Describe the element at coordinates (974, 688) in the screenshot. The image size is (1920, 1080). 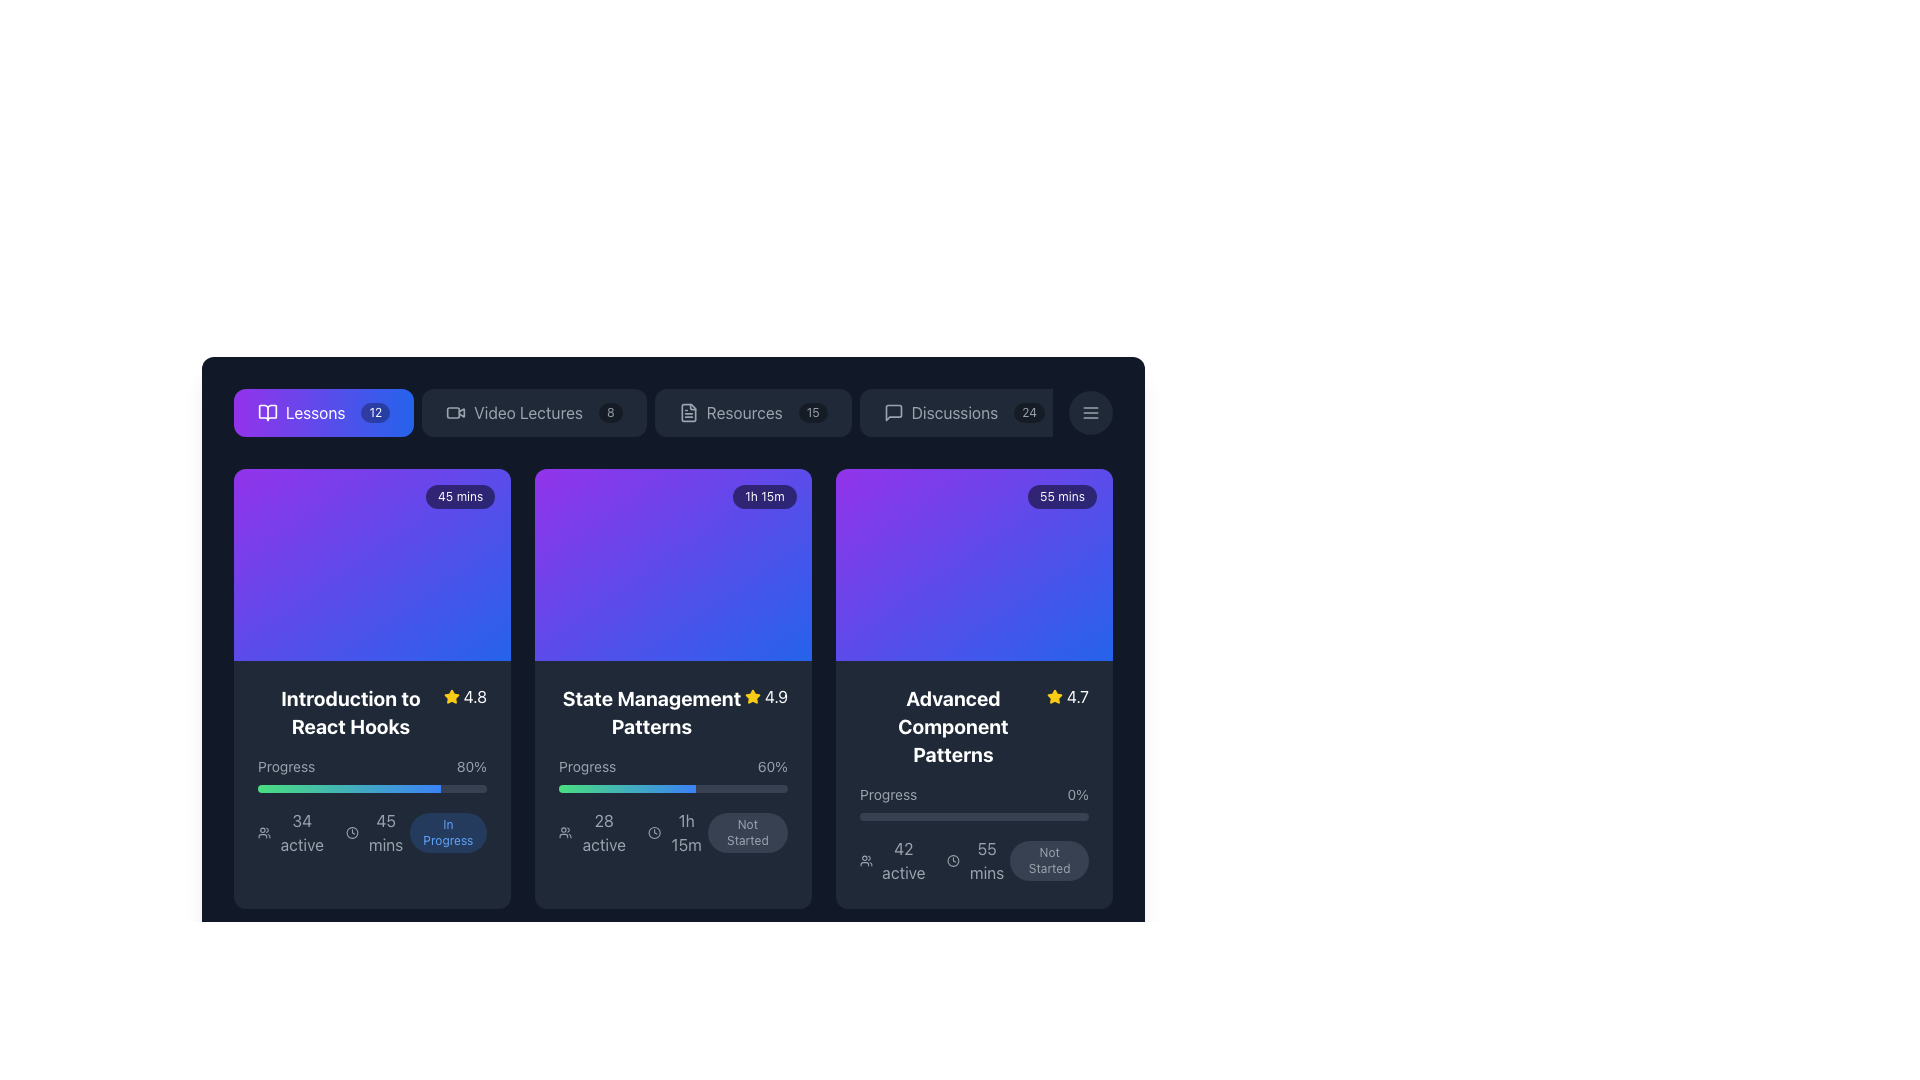
I see `the third educational module card` at that location.